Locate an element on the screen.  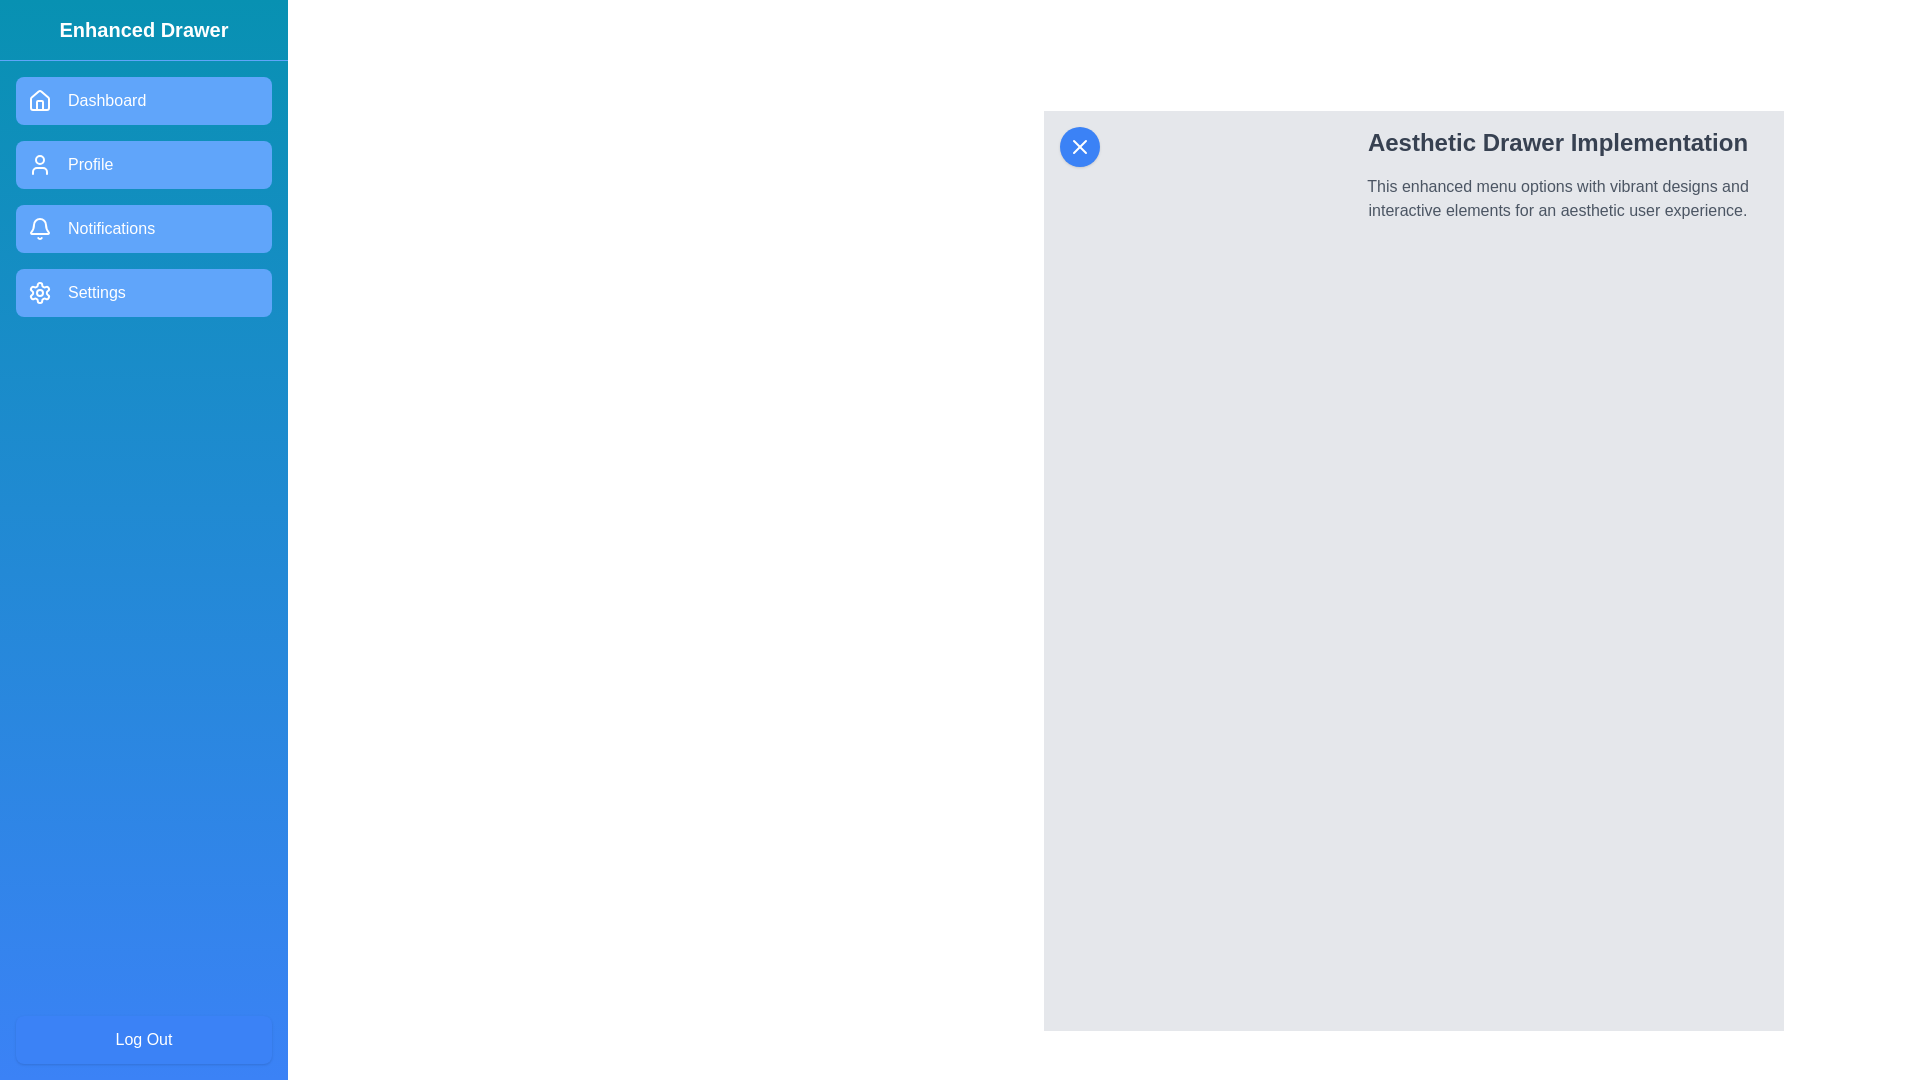
the close button positioned near the top-left corner of the main content area is located at coordinates (1079, 145).